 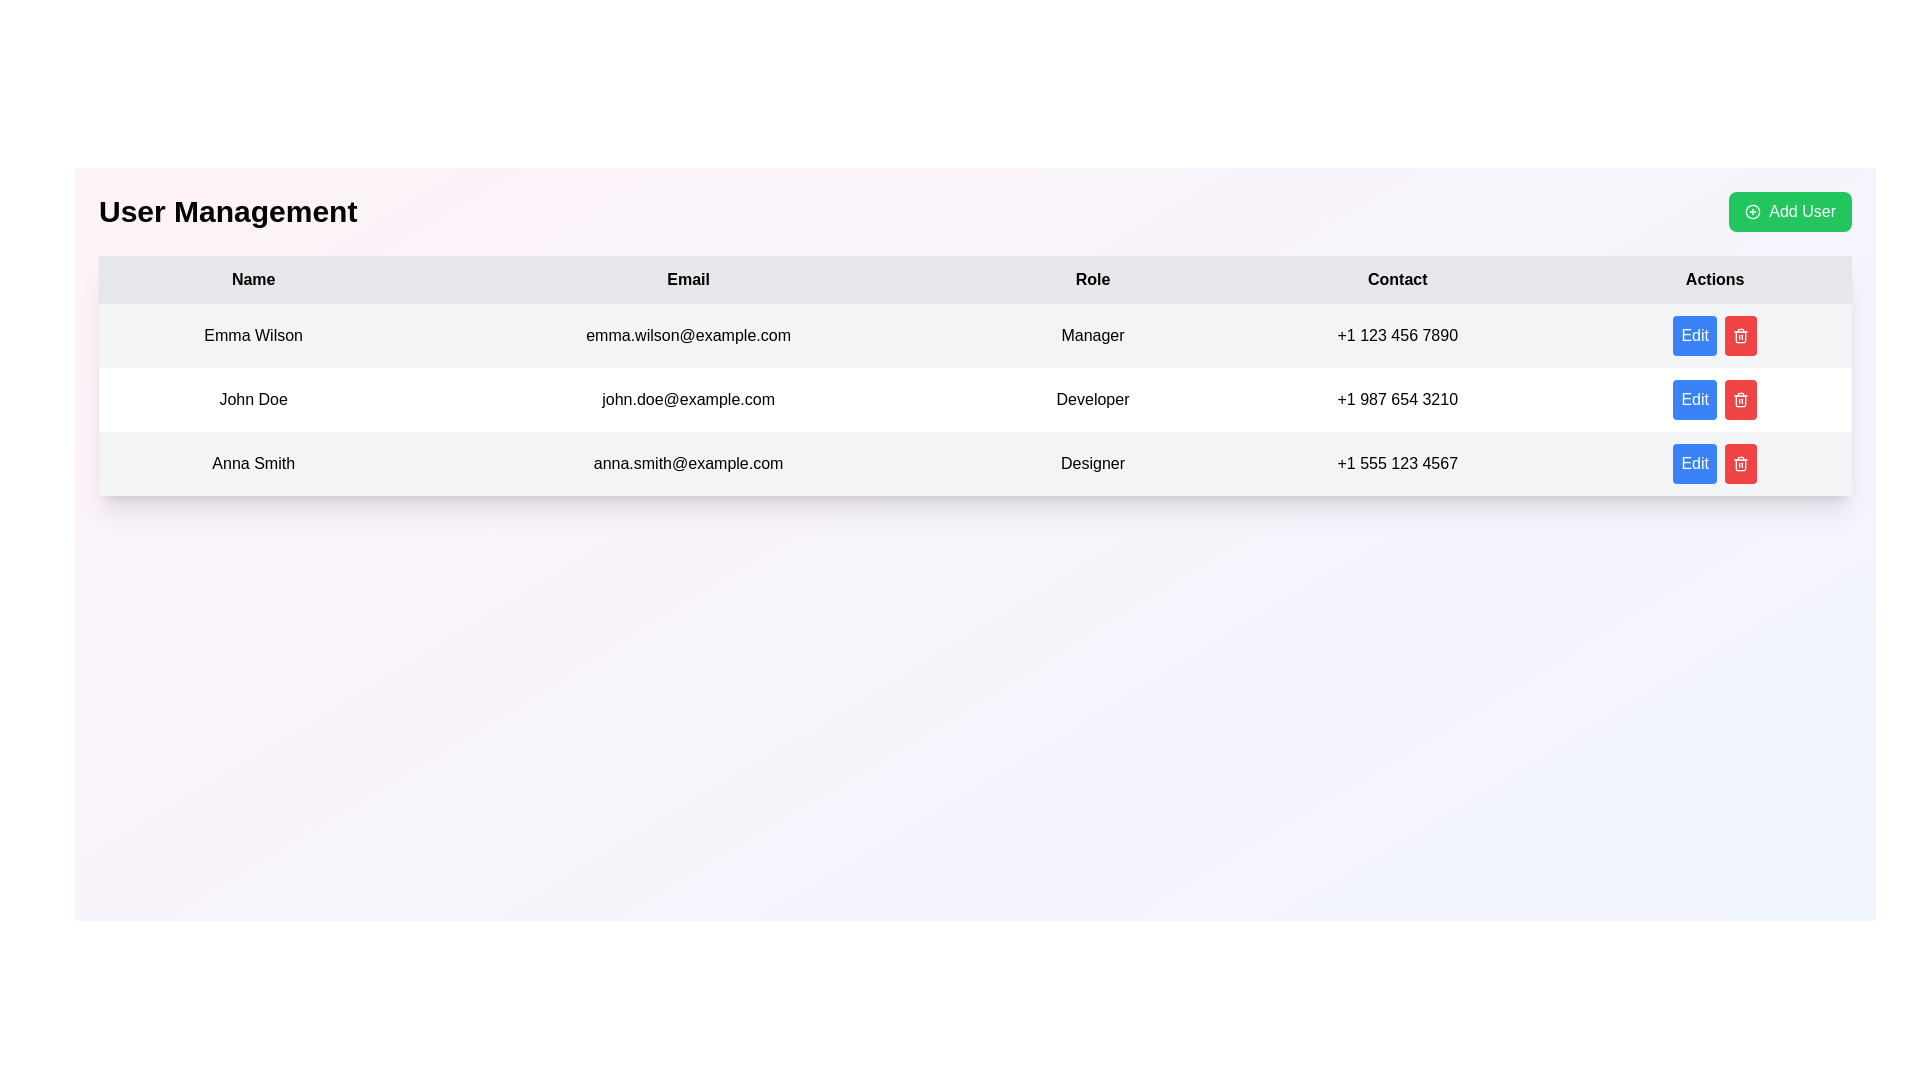 What do you see at coordinates (688, 400) in the screenshot?
I see `the text element displaying the email address 'john.doe@example.com', which is located in the second cell of the 'Email' column in the table row for 'John Doe'` at bounding box center [688, 400].